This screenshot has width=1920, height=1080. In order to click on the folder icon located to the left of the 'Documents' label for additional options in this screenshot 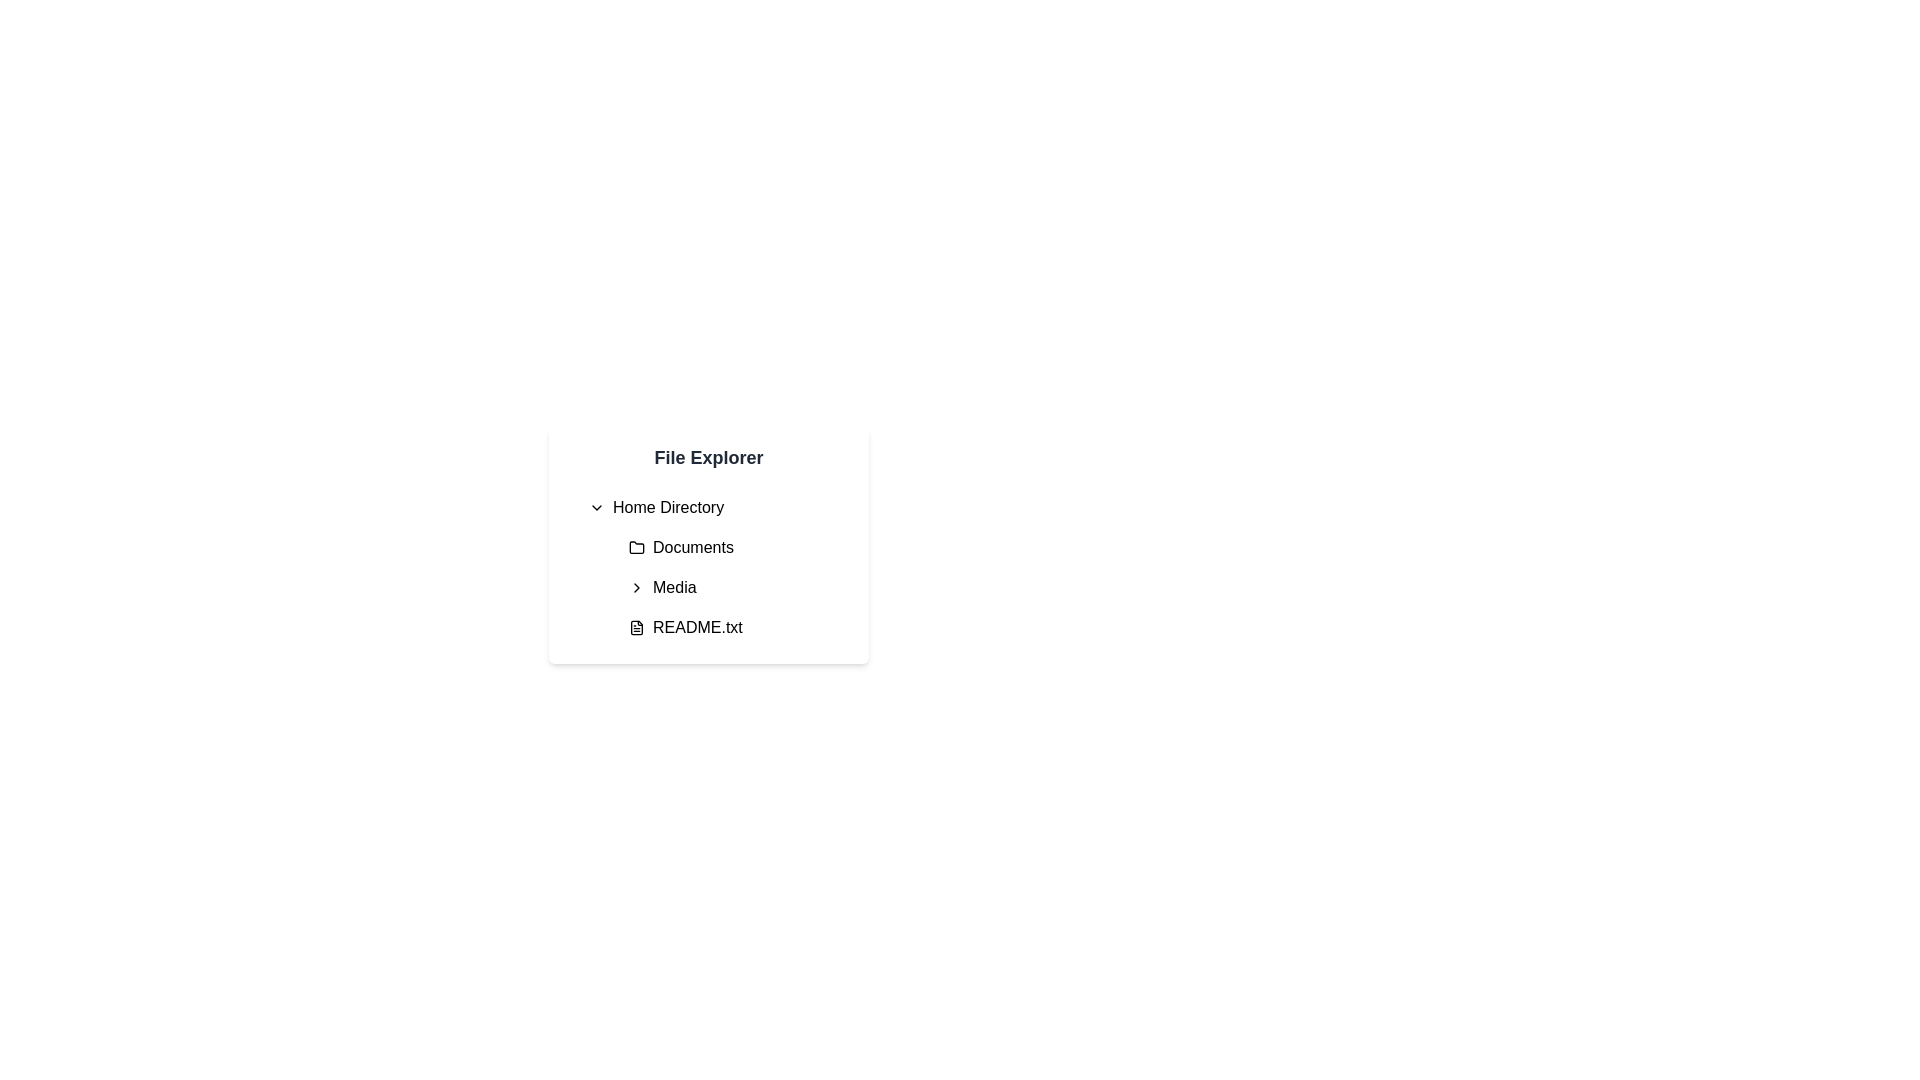, I will do `click(636, 547)`.